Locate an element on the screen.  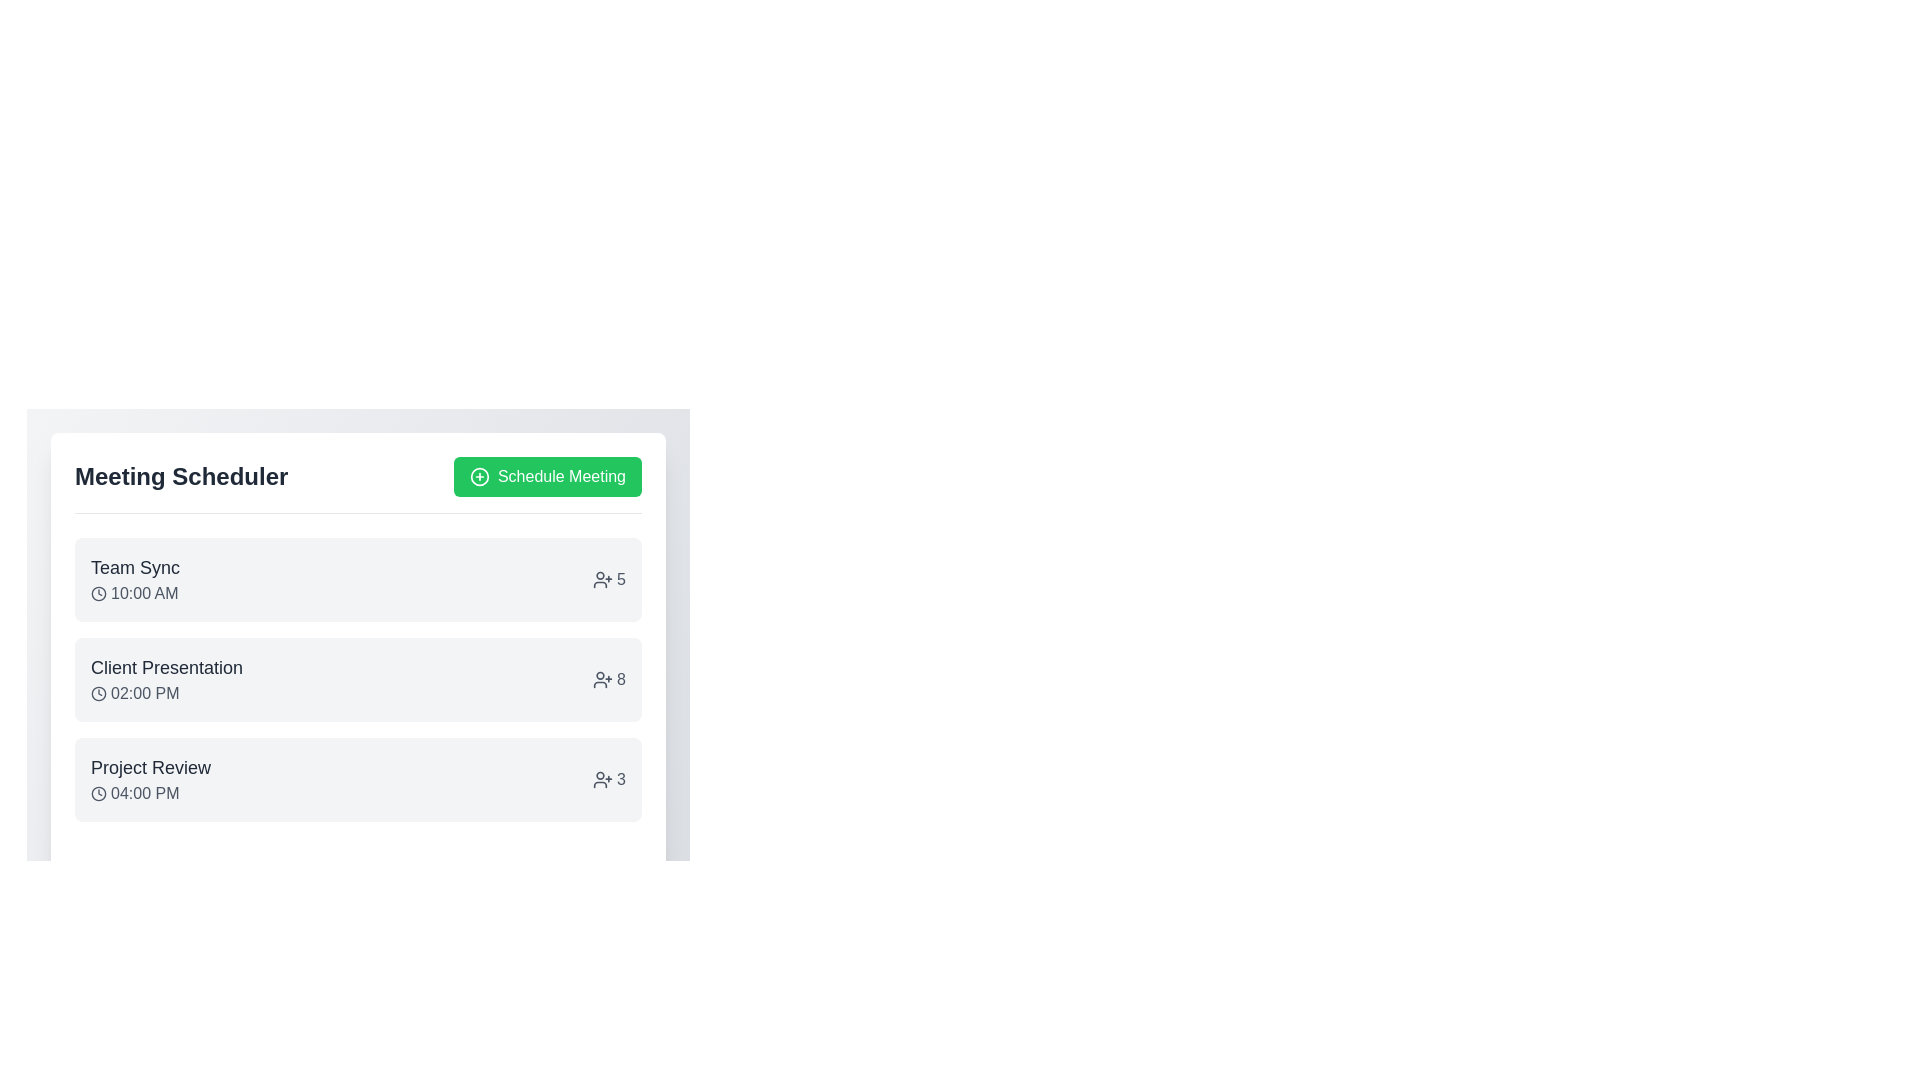
the label displaying '04:00 PM' with a clock icon in gray, located under 'Project Review' in the 'Meeting Scheduler' section is located at coordinates (150, 793).